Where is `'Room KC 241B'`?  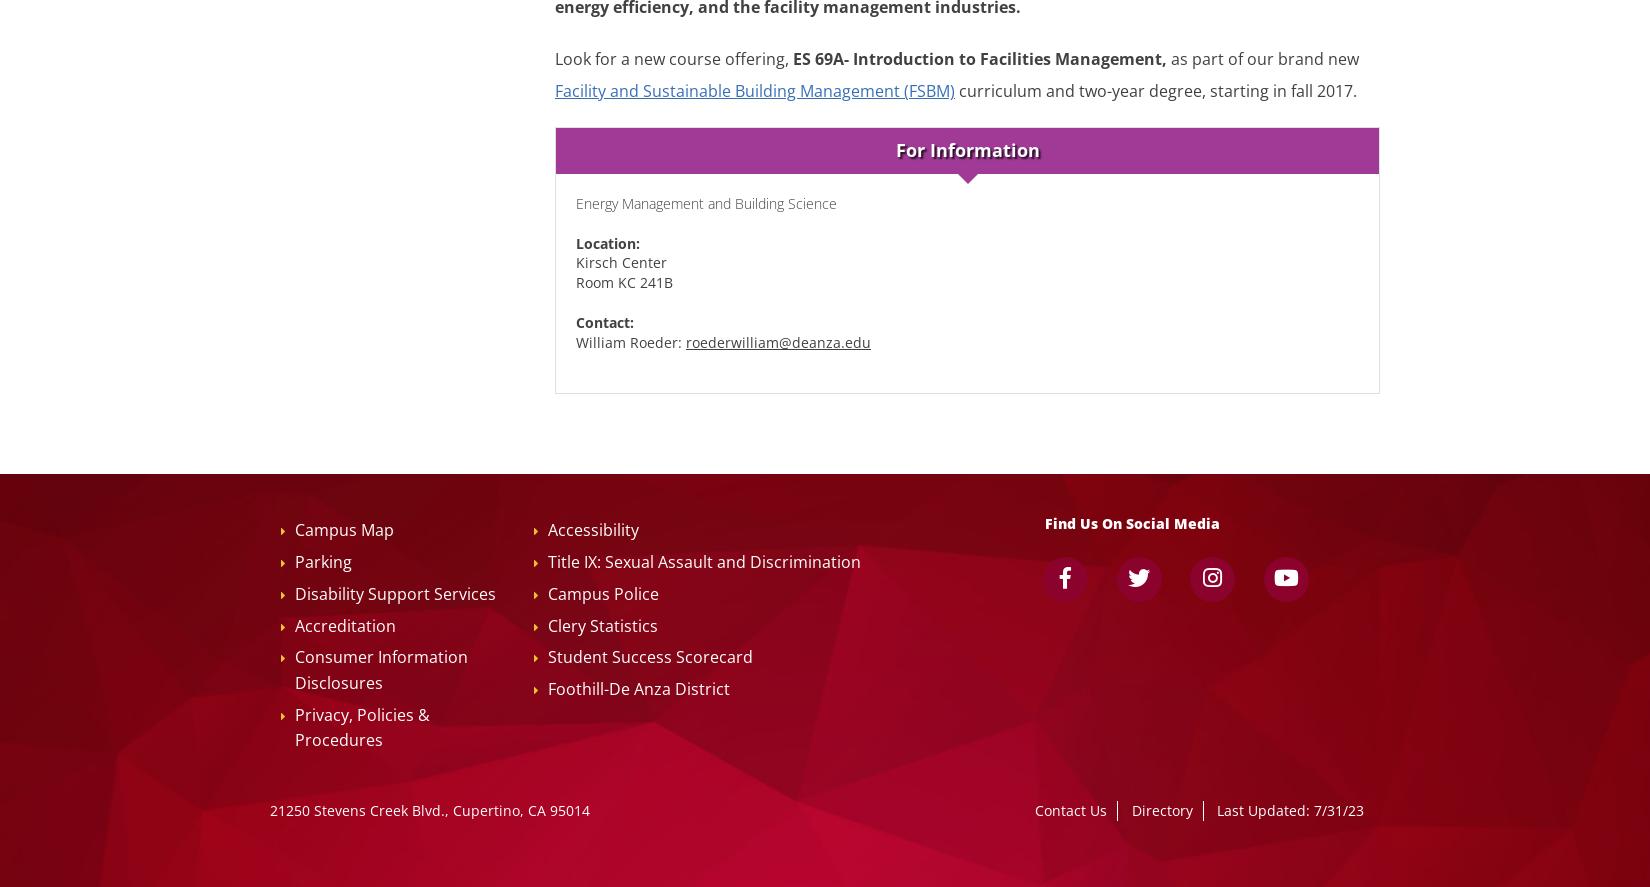 'Room KC 241B' is located at coordinates (623, 281).